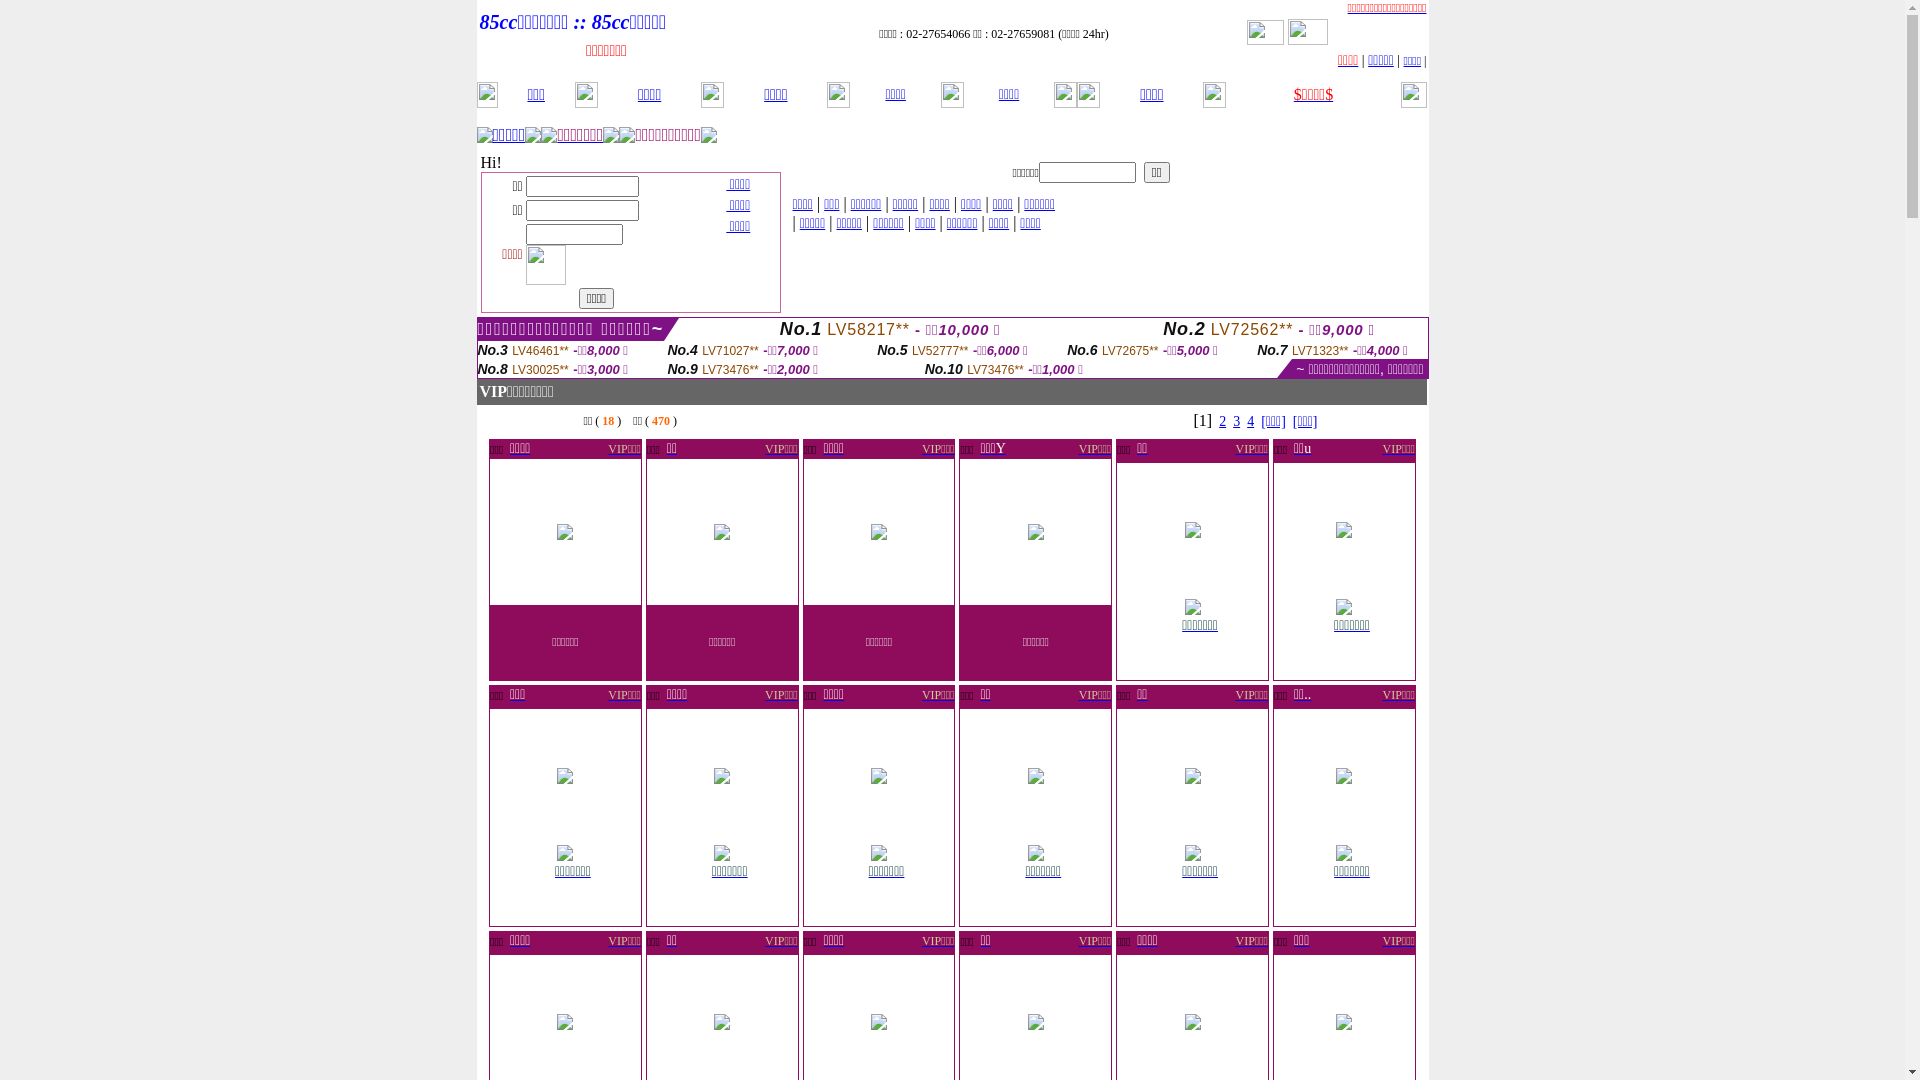 Image resolution: width=1920 pixels, height=1080 pixels. I want to click on '4', so click(1249, 420).